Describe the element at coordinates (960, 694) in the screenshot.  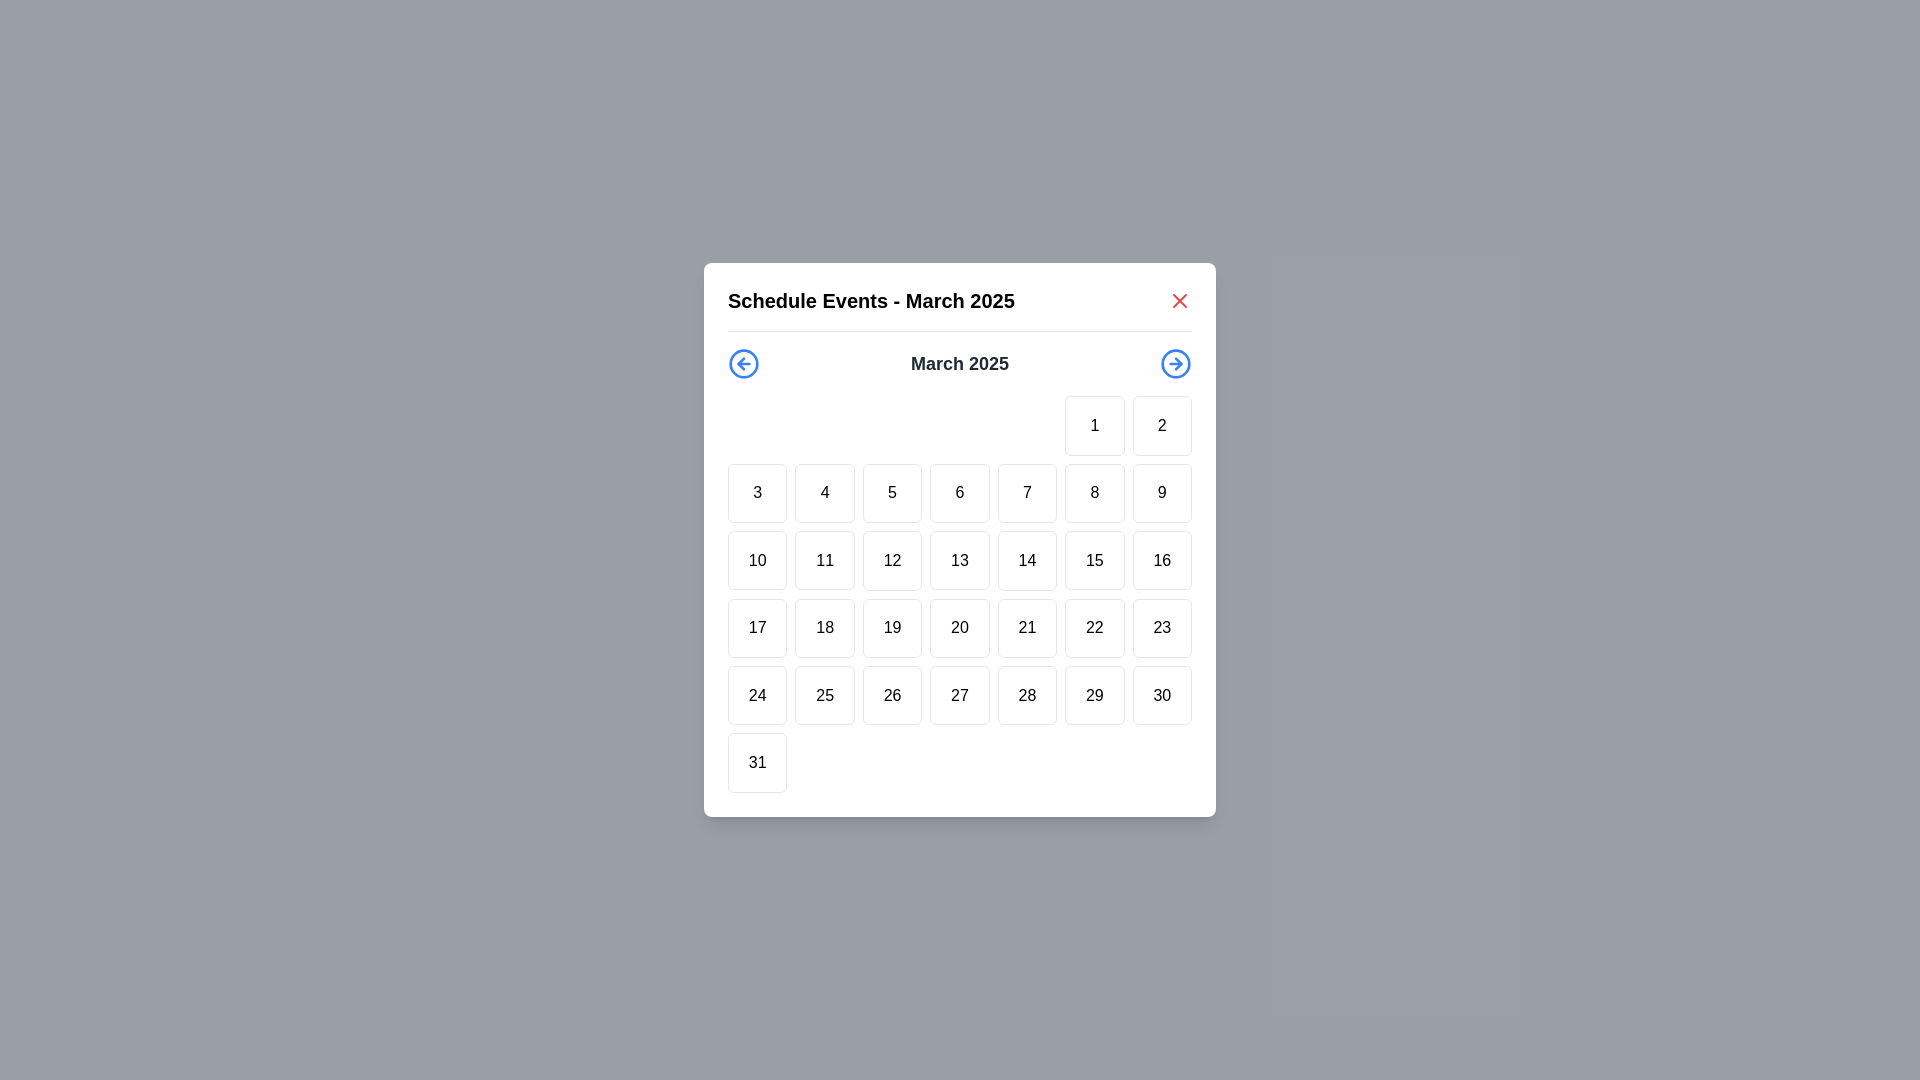
I see `the button representing the 27th day in the calendar interface` at that location.